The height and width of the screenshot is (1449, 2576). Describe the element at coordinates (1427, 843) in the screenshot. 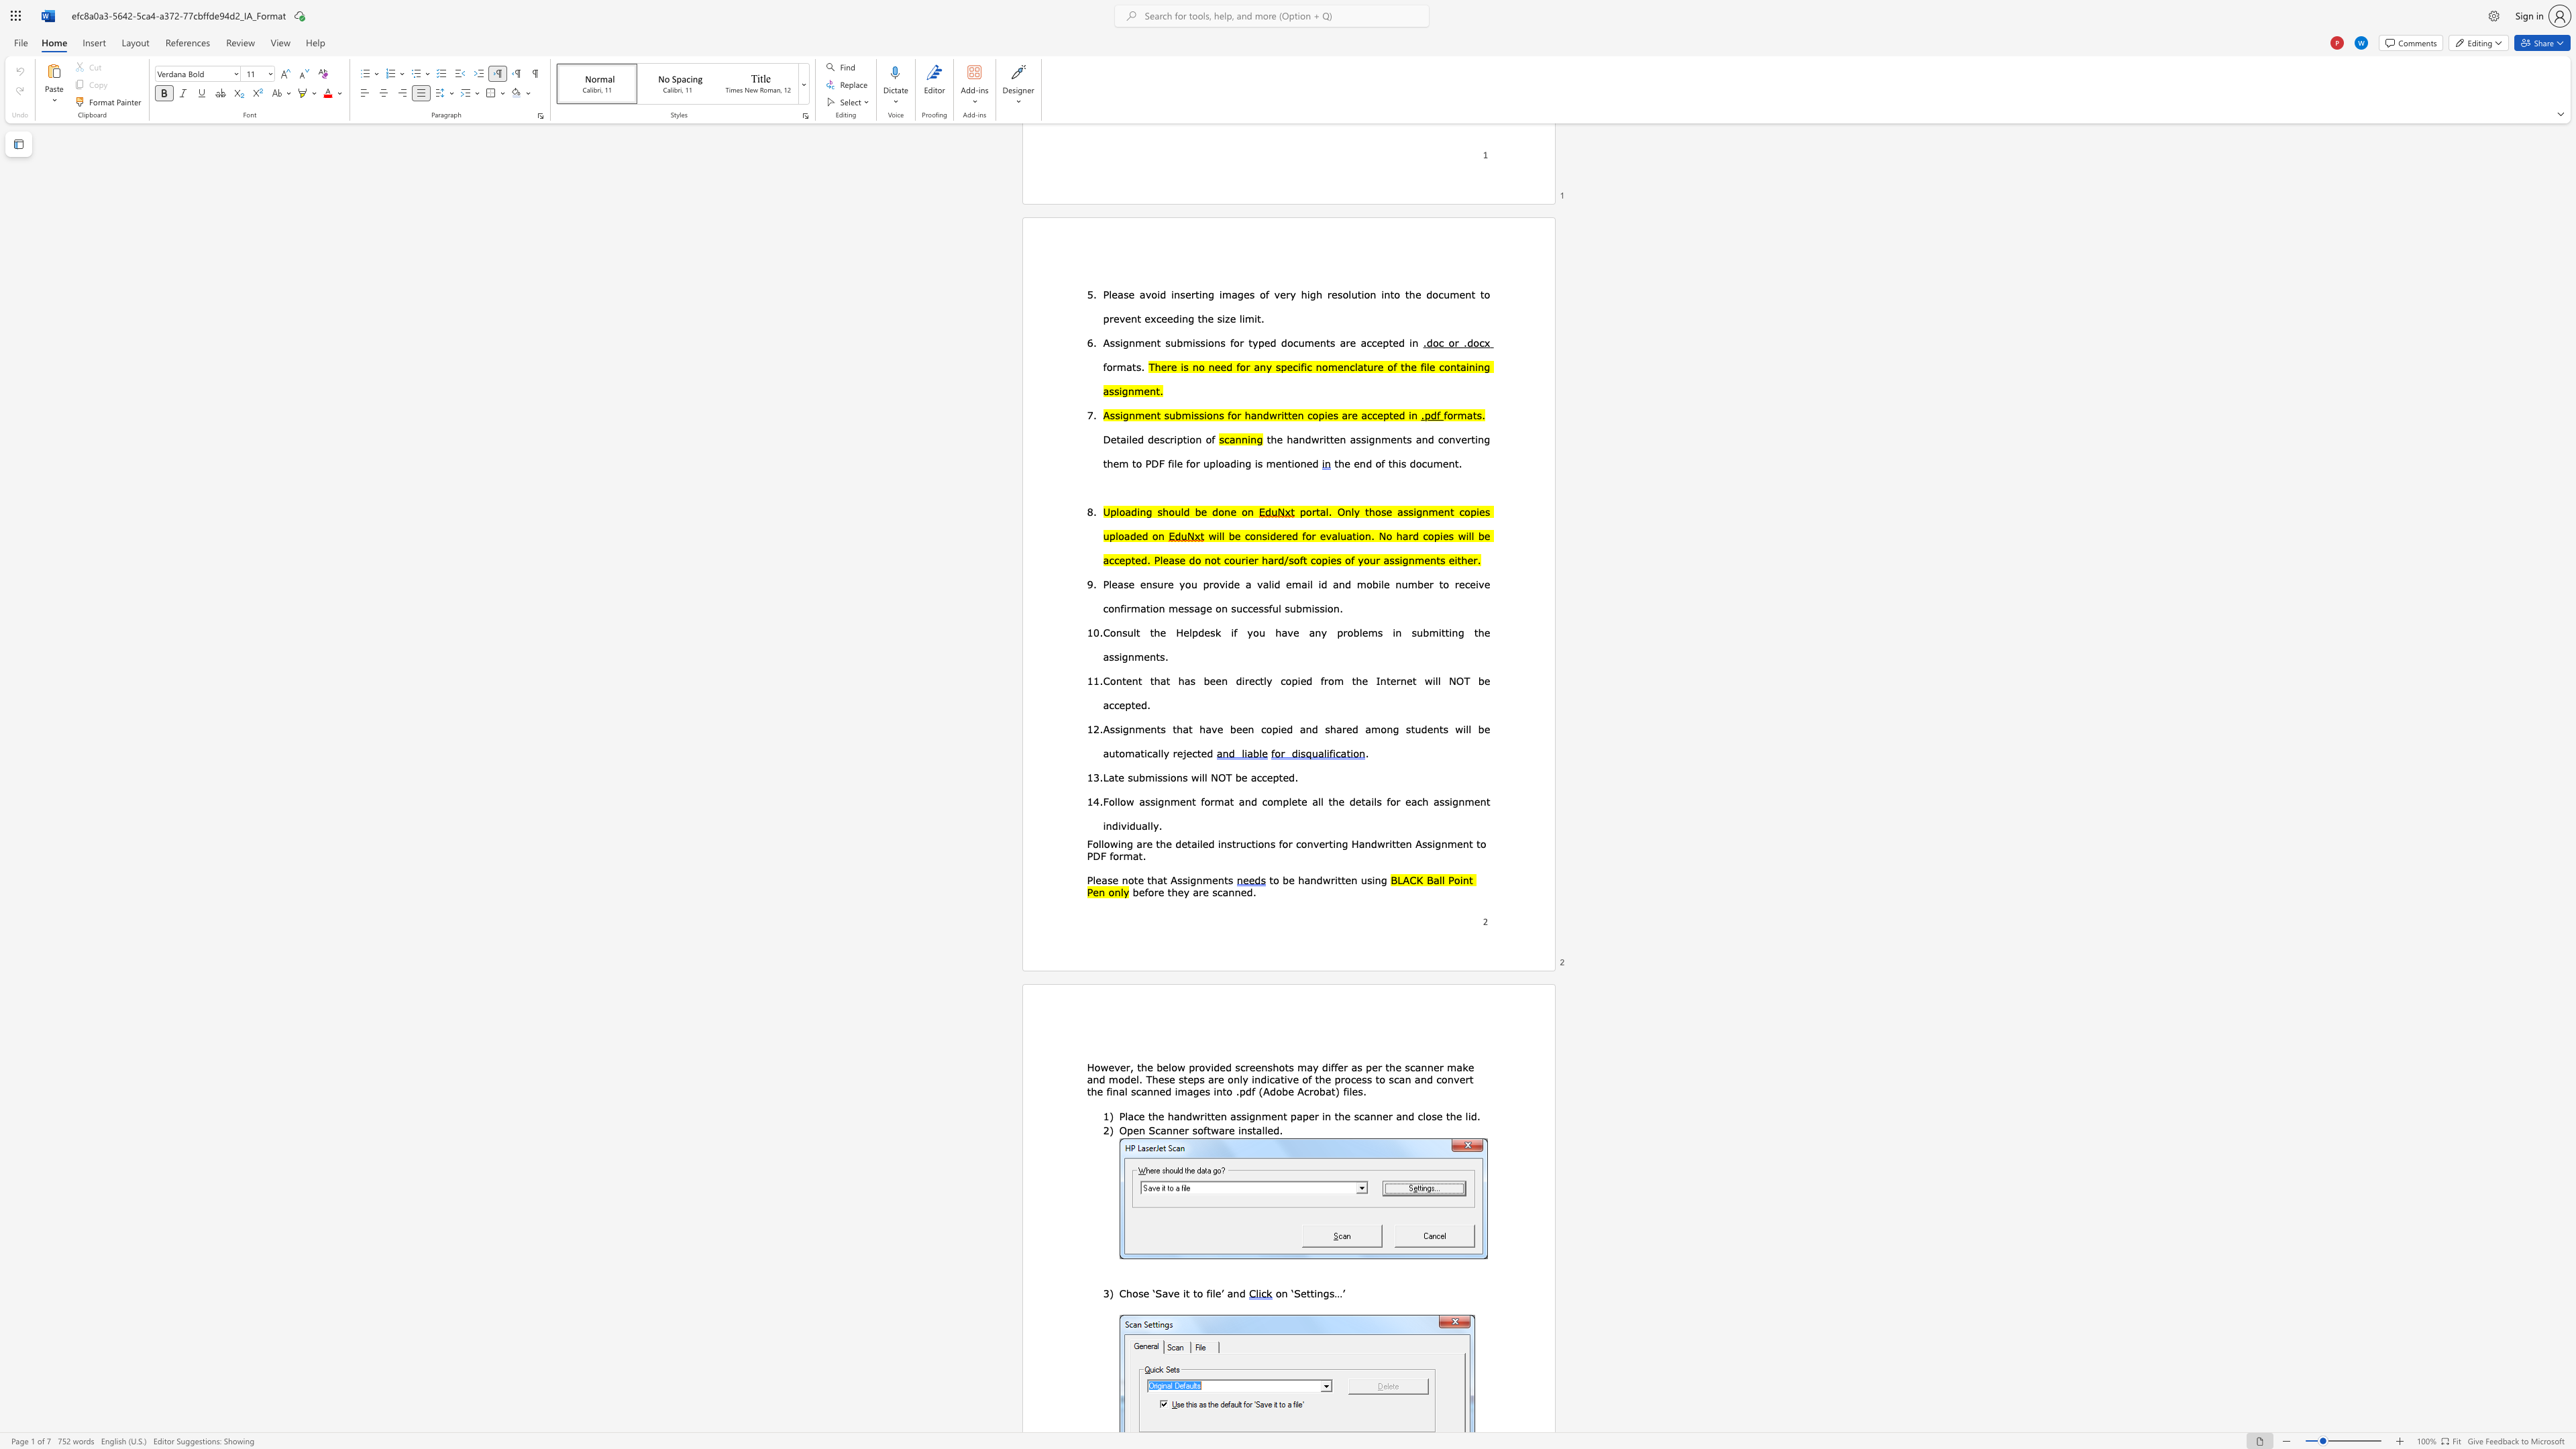

I see `the subset text "signment" within the text "Handwritten Assignment"` at that location.